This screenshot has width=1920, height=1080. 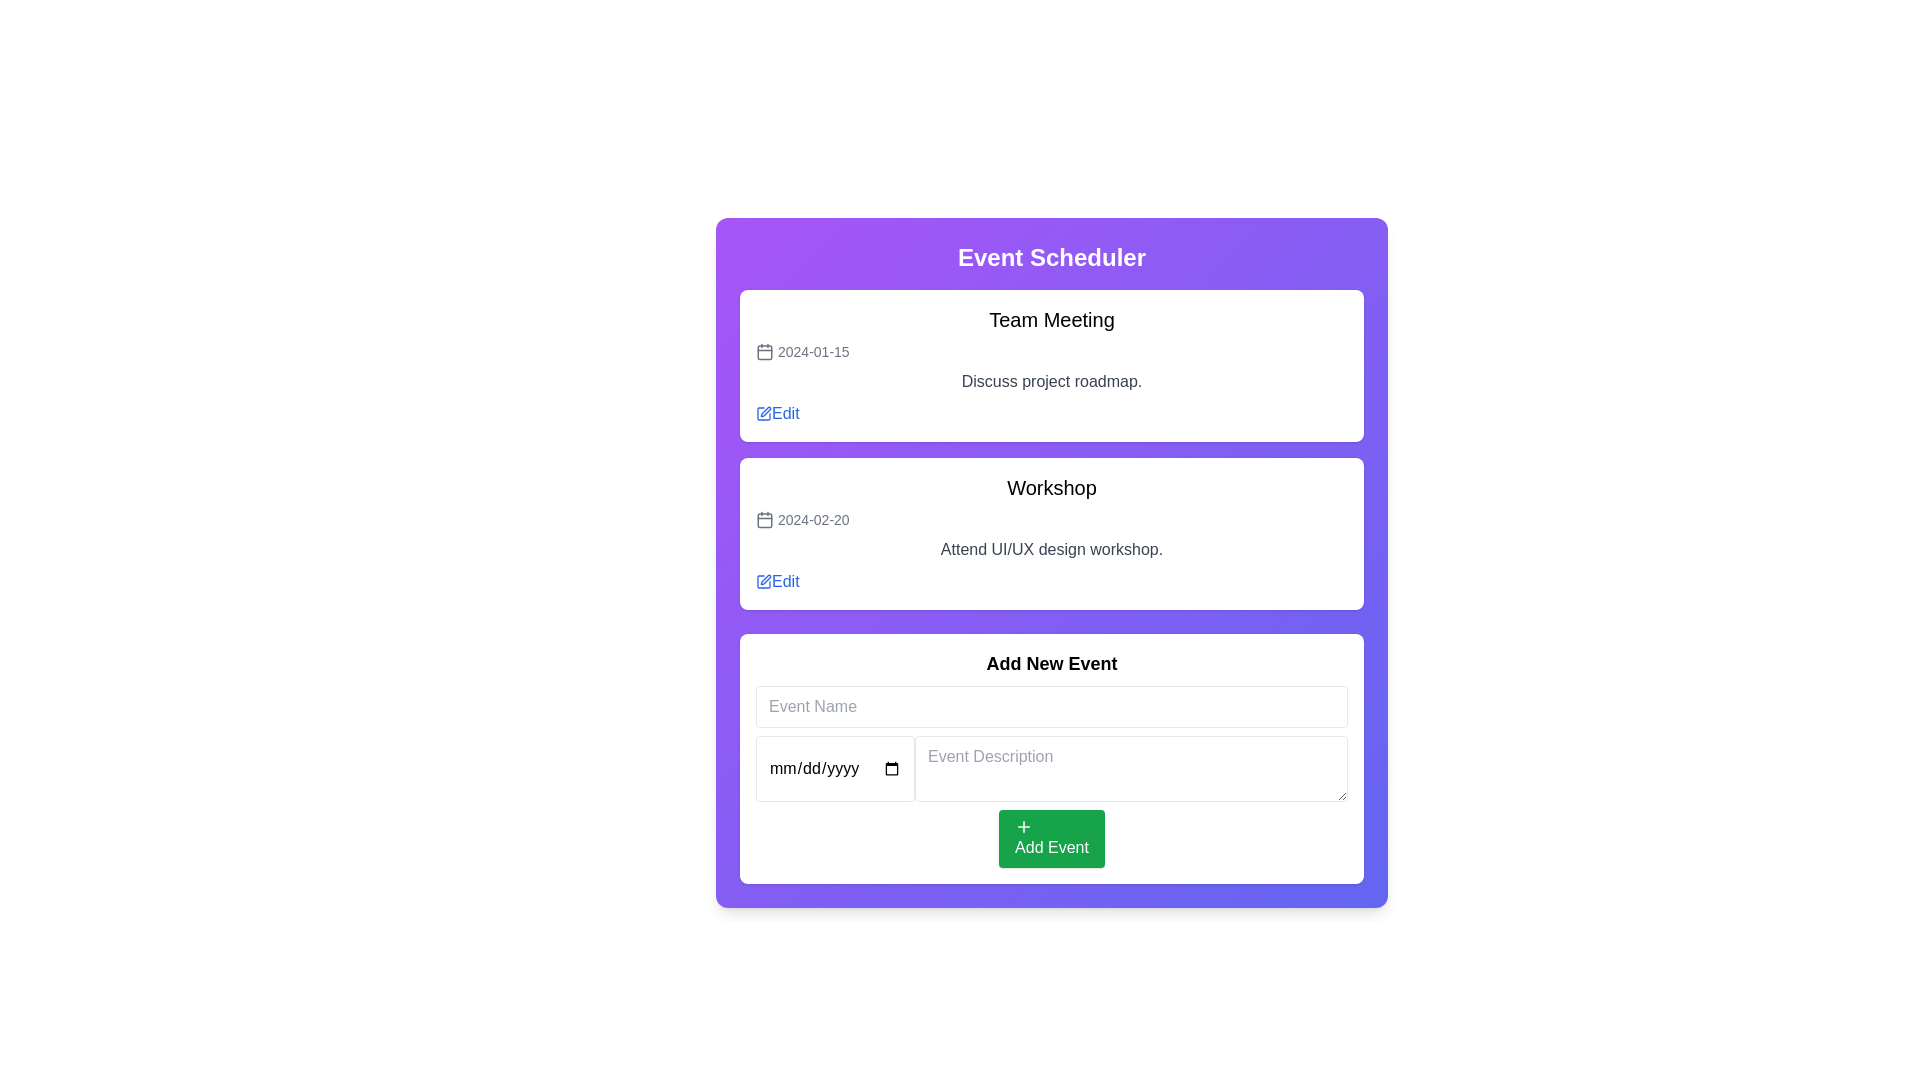 What do you see at coordinates (762, 412) in the screenshot?
I see `the graphical icon that symbolizes an action related to modifying or editing an item, located within the edit button of the first event listed` at bounding box center [762, 412].